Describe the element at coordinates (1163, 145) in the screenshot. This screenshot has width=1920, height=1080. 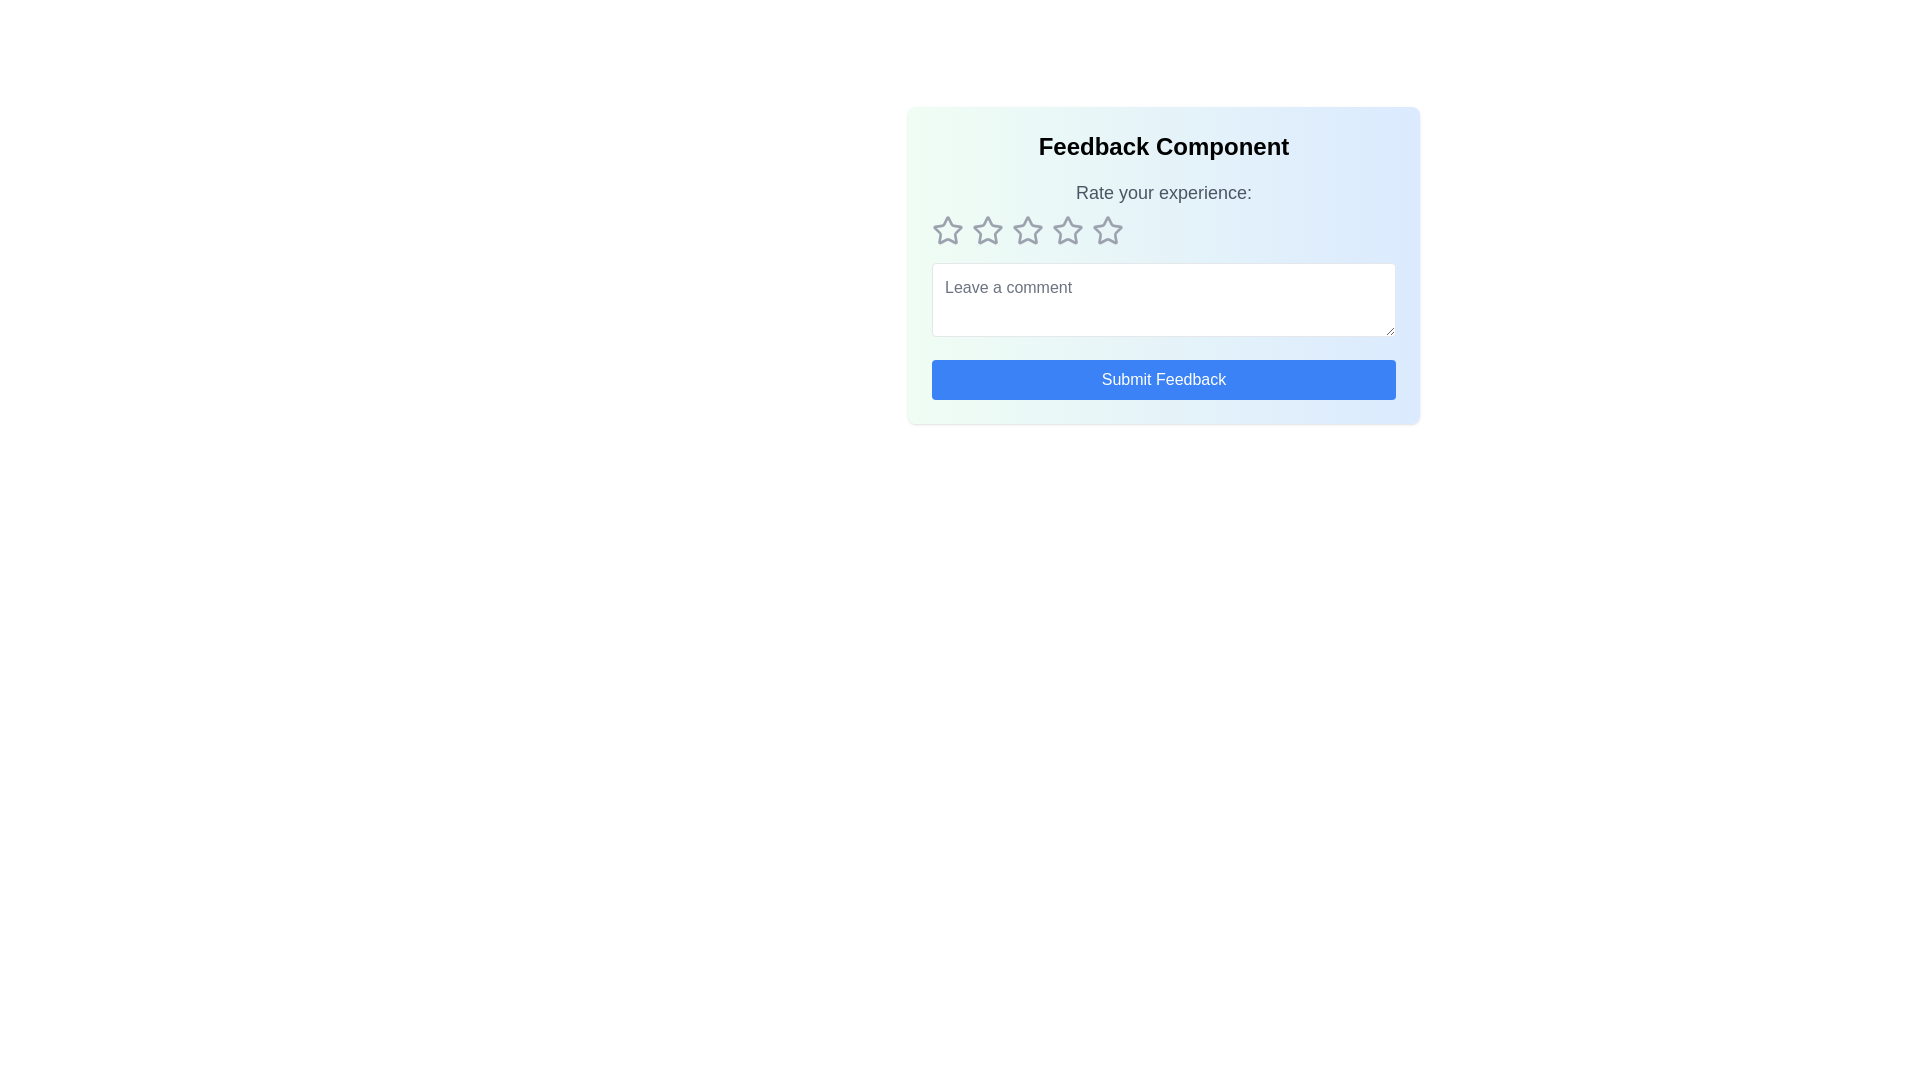
I see `the title text label of the feedback form, which is the first visible component above the rating stars and comment input field` at that location.